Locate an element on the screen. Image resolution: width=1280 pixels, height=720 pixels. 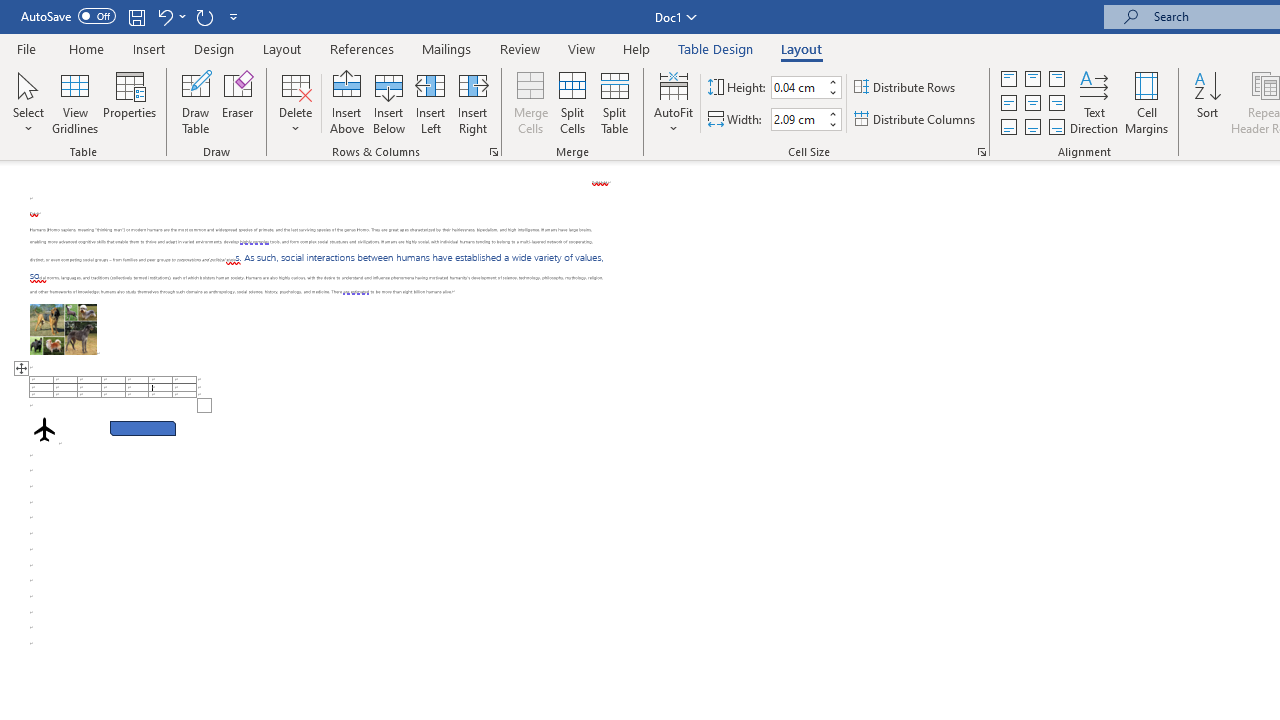
'Insert Above' is located at coordinates (347, 103).